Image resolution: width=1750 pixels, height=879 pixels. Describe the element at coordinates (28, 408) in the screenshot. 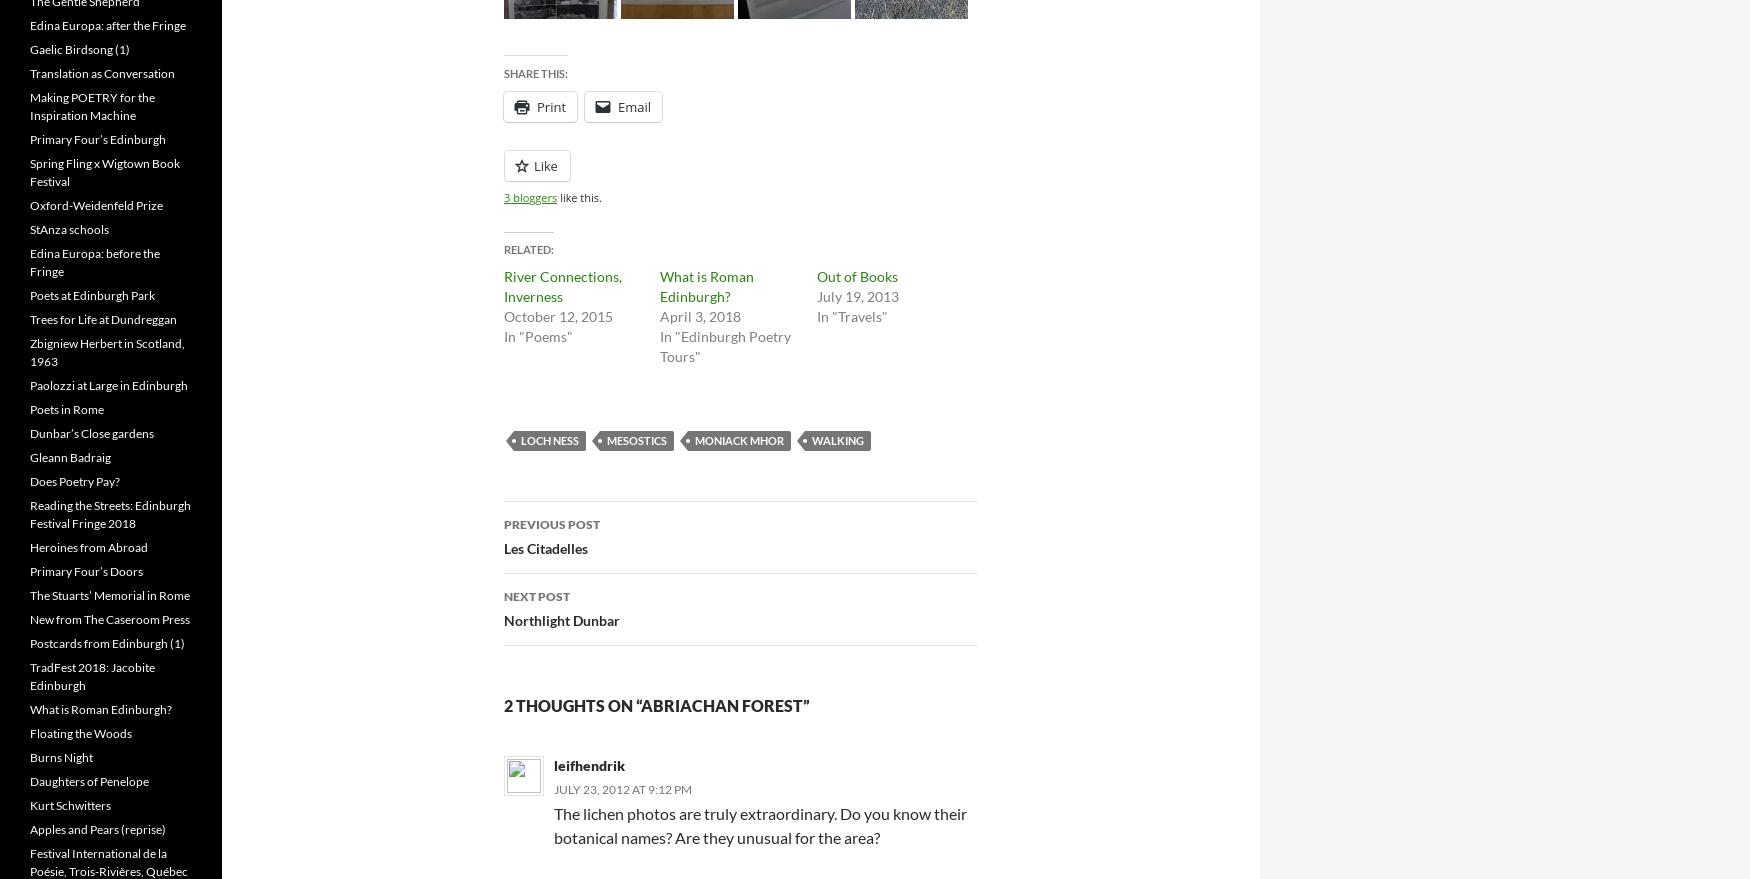

I see `'Poets in Rome'` at that location.